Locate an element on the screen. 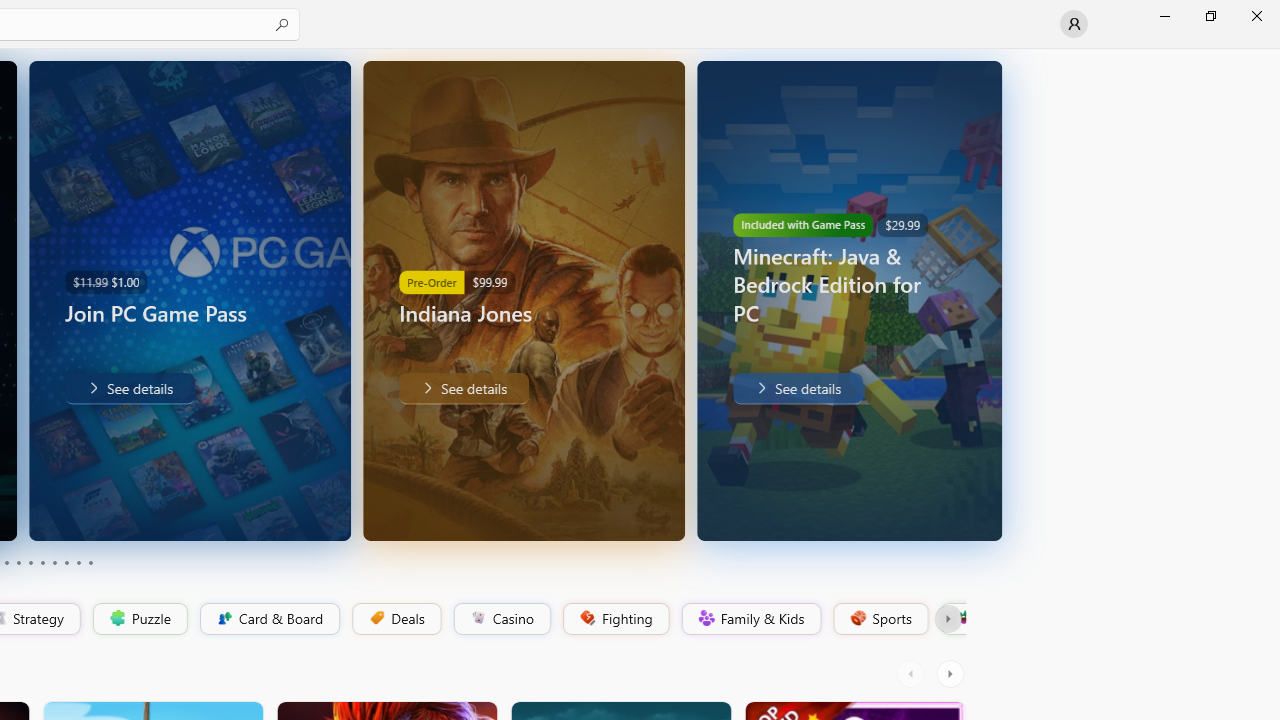 This screenshot has height=720, width=1280. 'Casino' is located at coordinates (501, 618).